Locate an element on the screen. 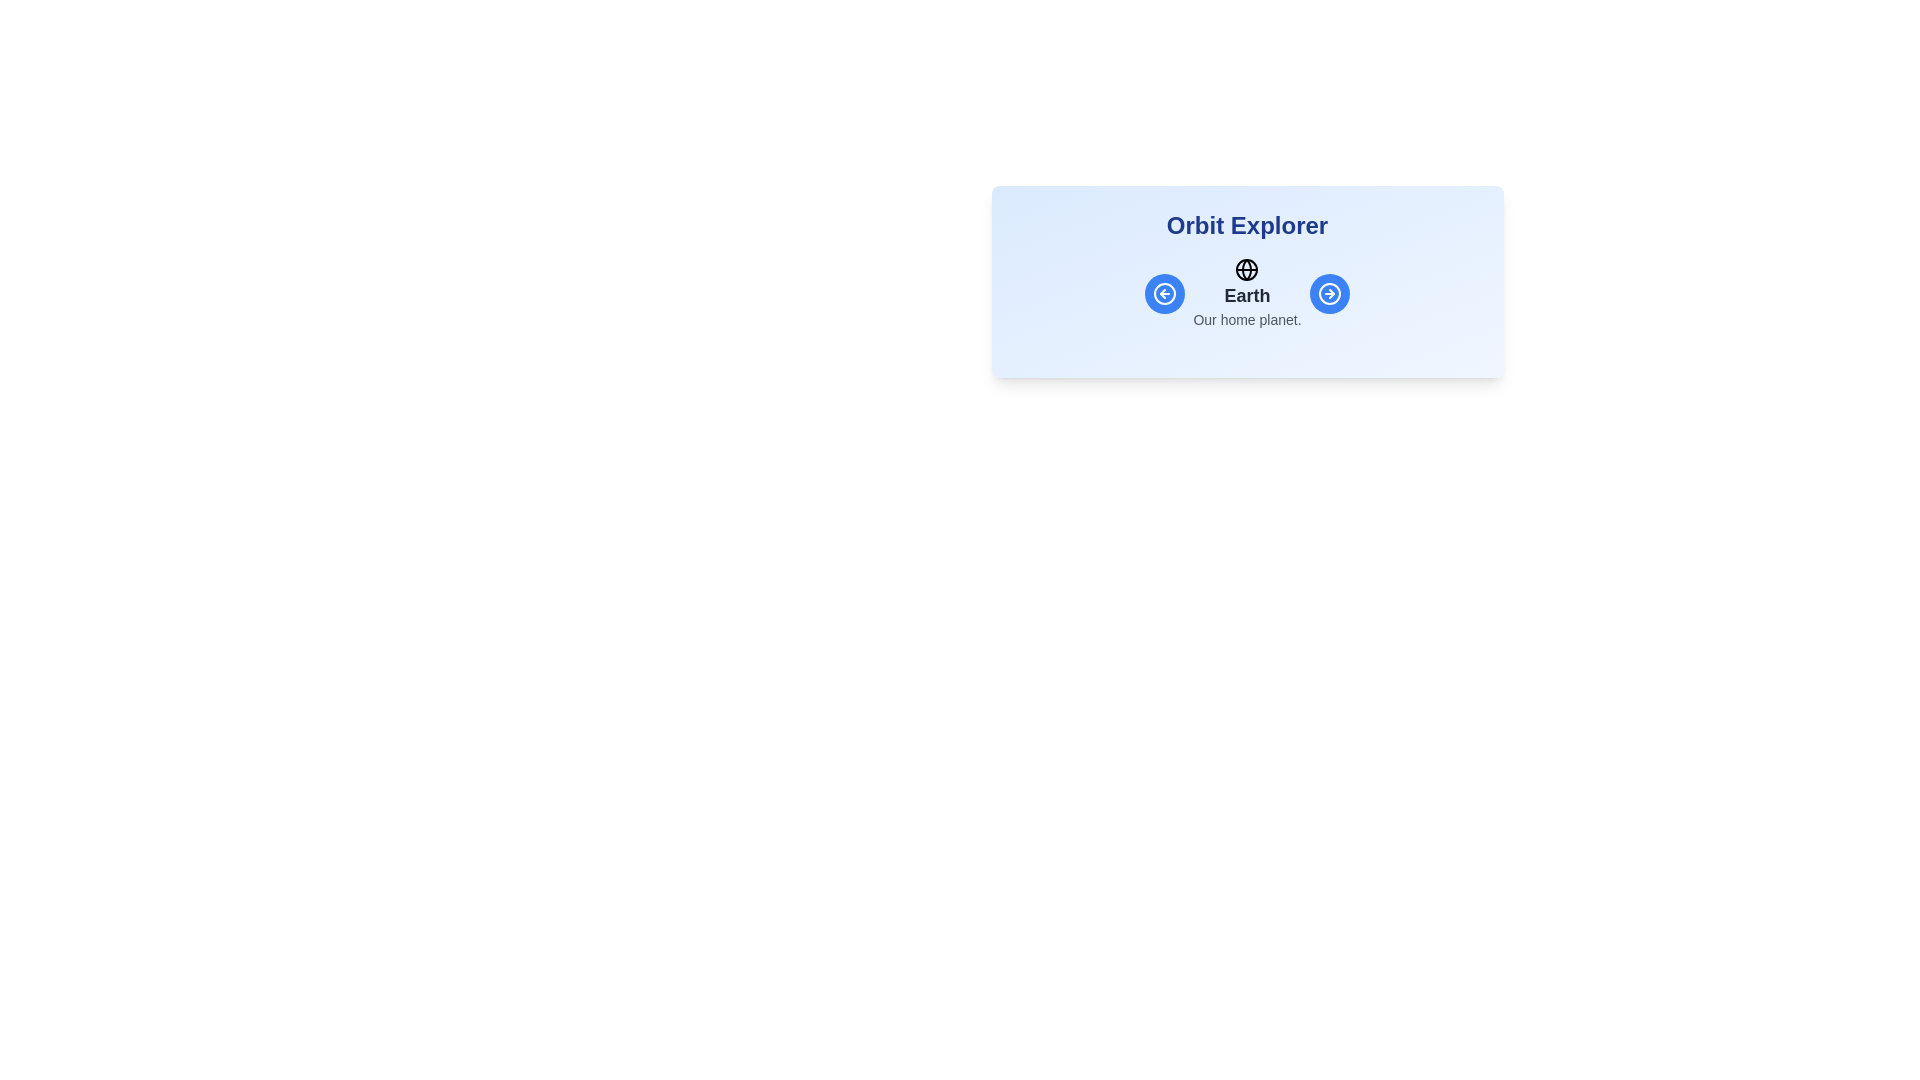 The width and height of the screenshot is (1920, 1080). the leftmost circular icon button with a blue border and a rightward-pointing arrow inside the 'Orbit Explorer' panel is located at coordinates (1329, 293).